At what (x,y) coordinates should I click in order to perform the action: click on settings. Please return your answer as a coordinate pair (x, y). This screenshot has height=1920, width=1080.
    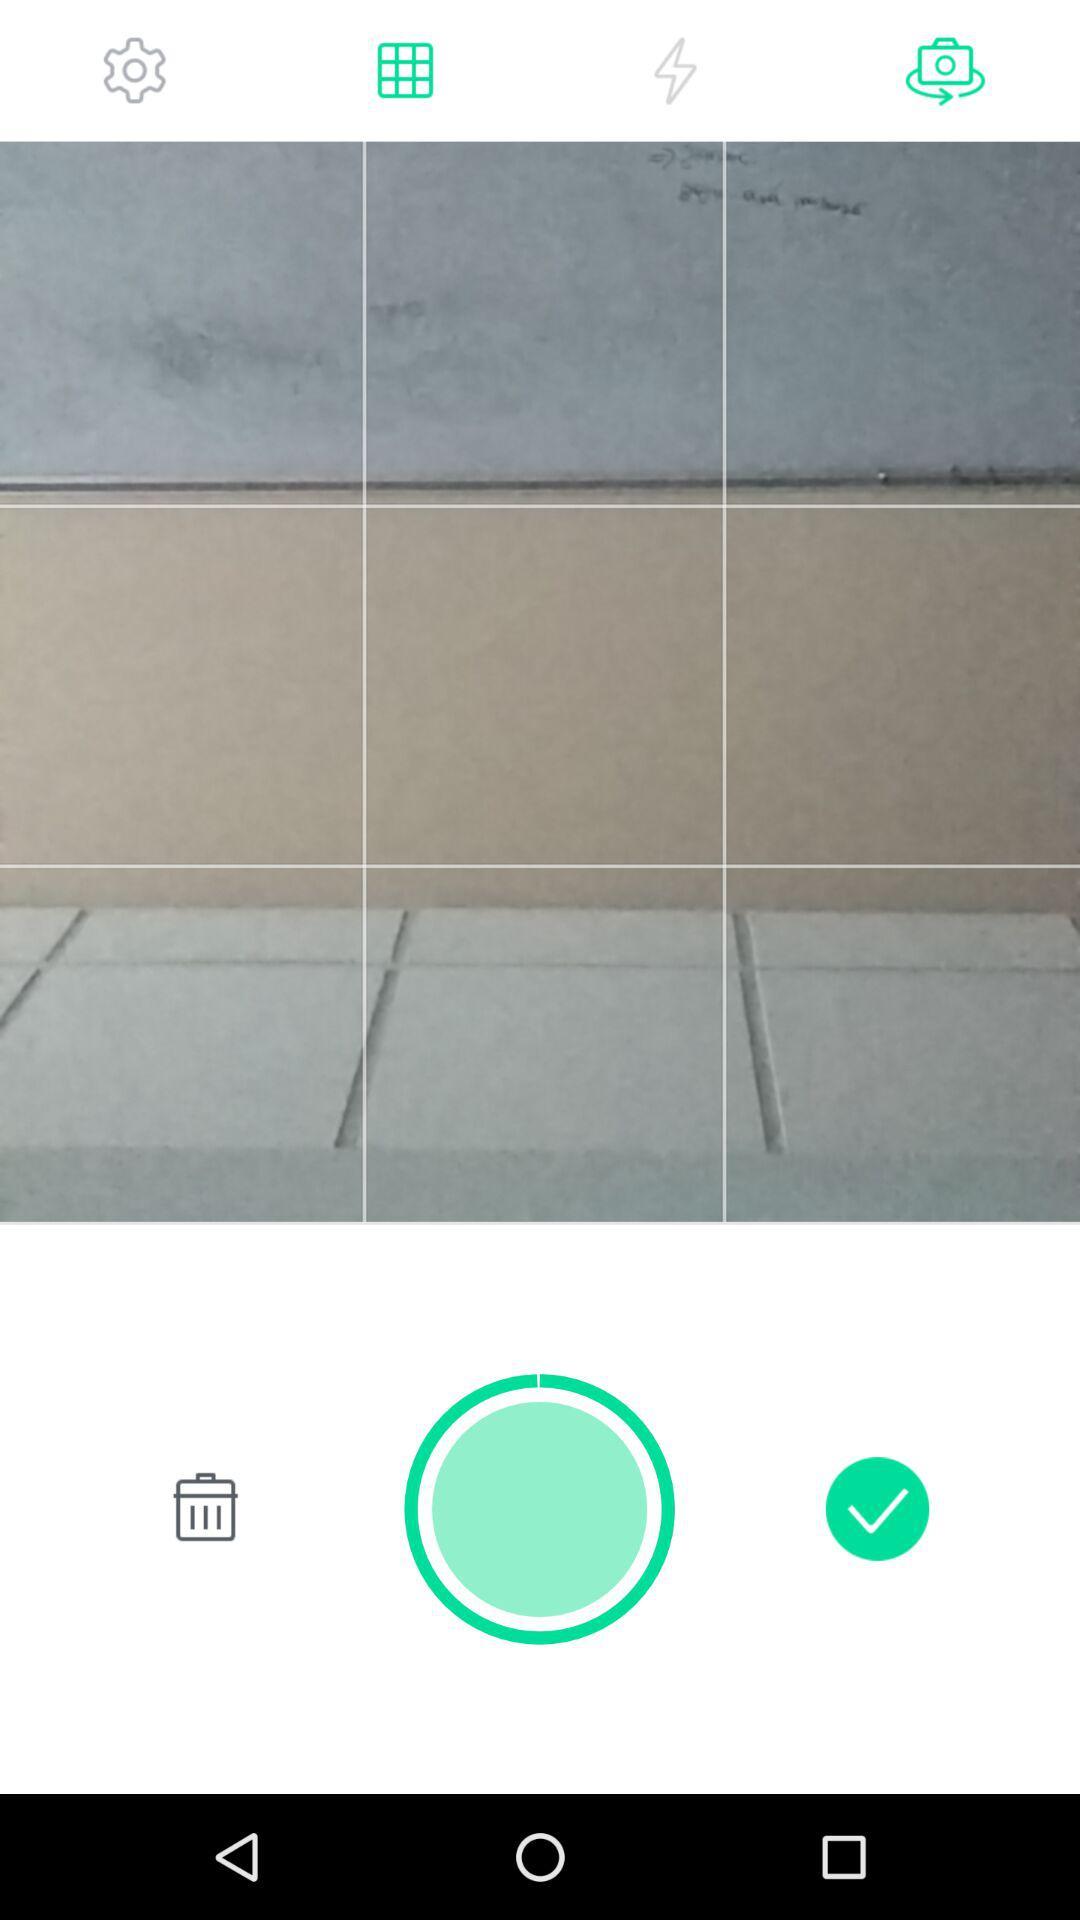
    Looking at the image, I should click on (135, 70).